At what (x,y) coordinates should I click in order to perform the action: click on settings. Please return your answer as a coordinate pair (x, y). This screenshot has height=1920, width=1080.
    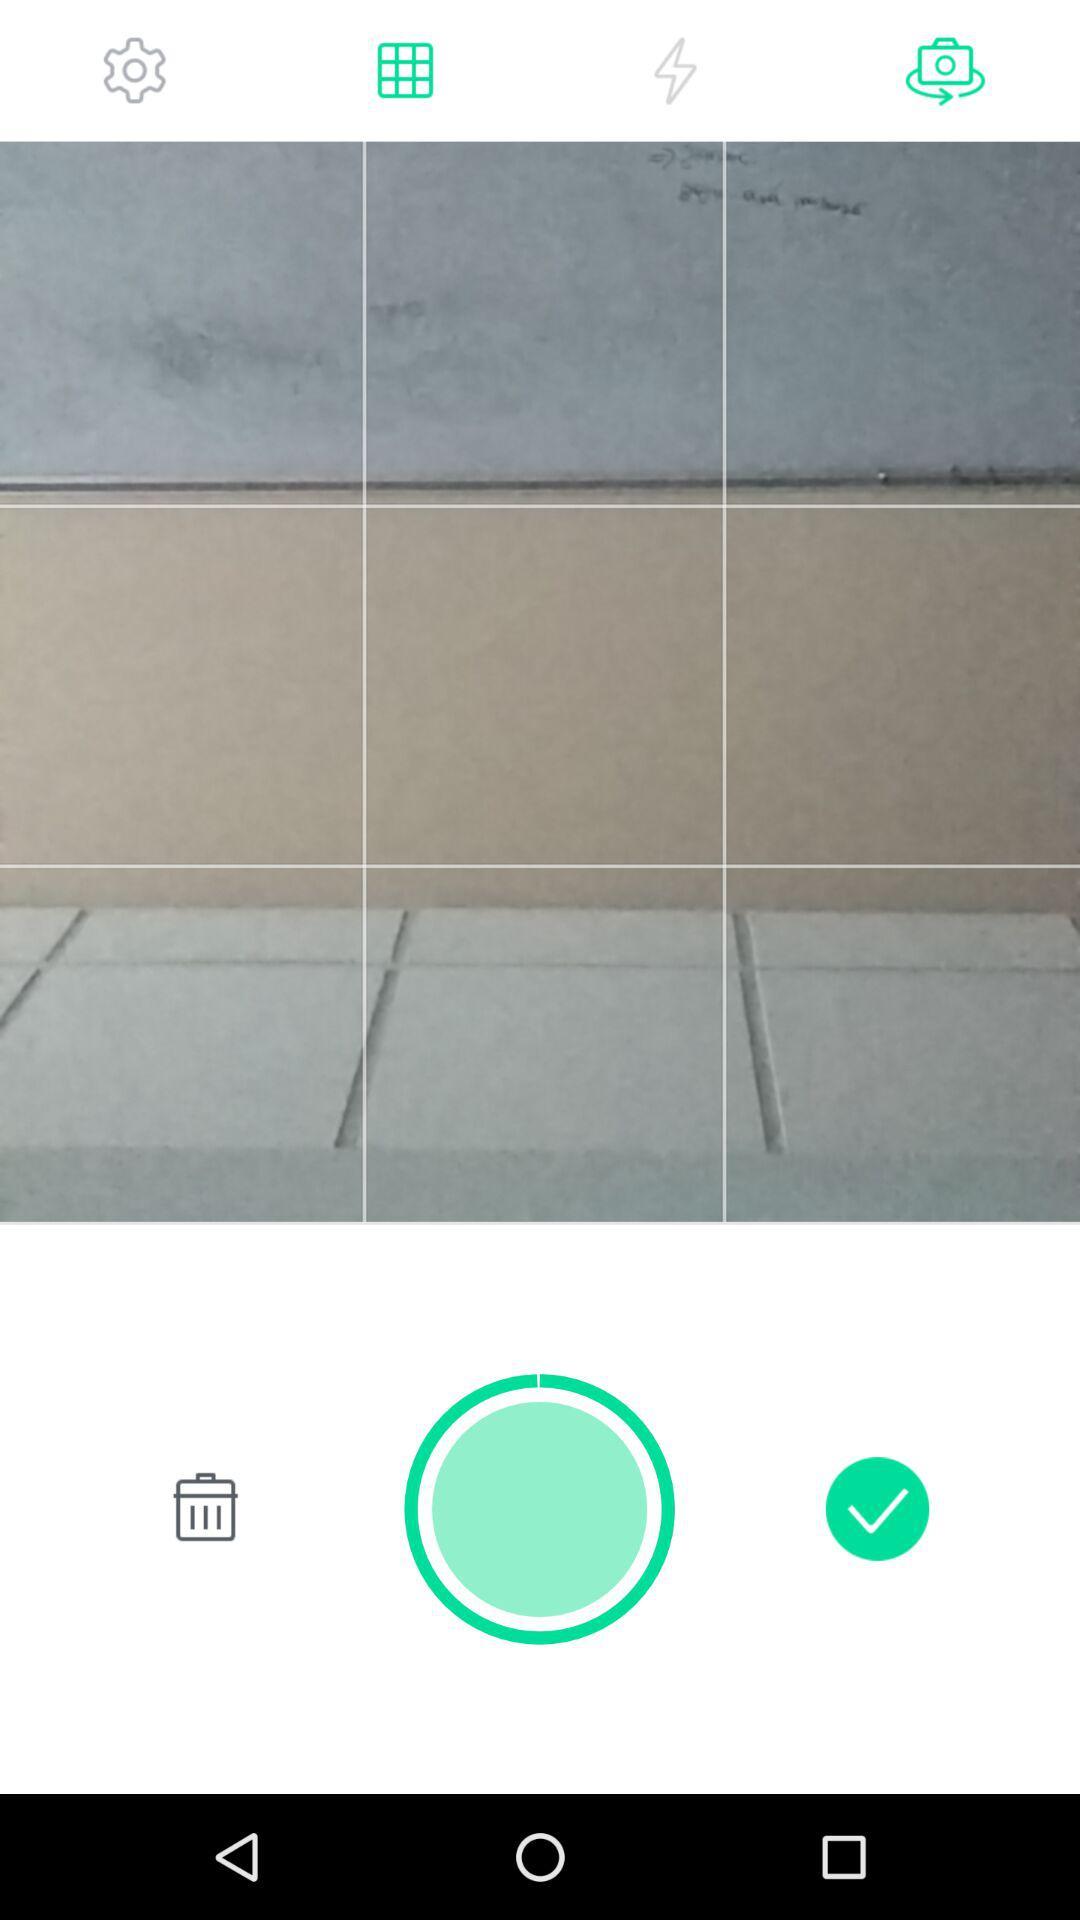
    Looking at the image, I should click on (135, 70).